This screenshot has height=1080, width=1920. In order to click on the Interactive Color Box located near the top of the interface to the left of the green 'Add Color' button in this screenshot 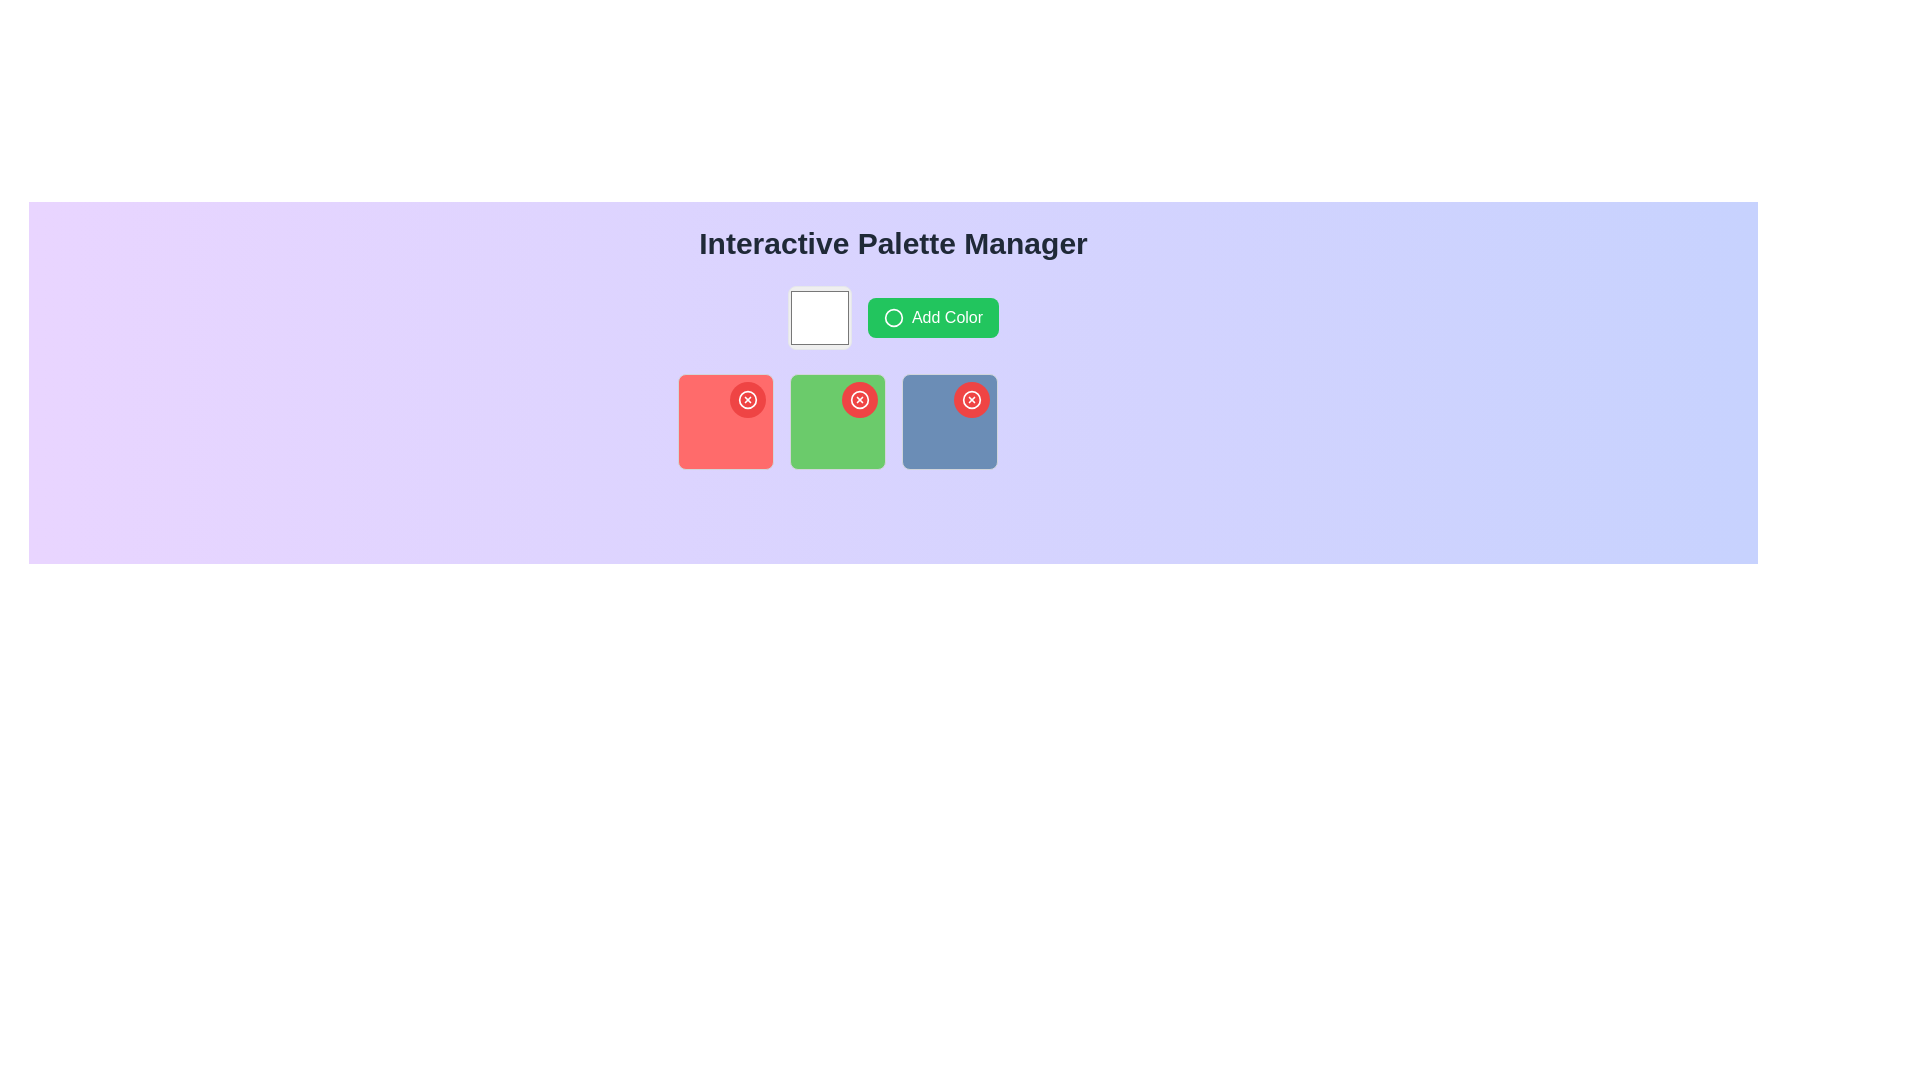, I will do `click(819, 316)`.